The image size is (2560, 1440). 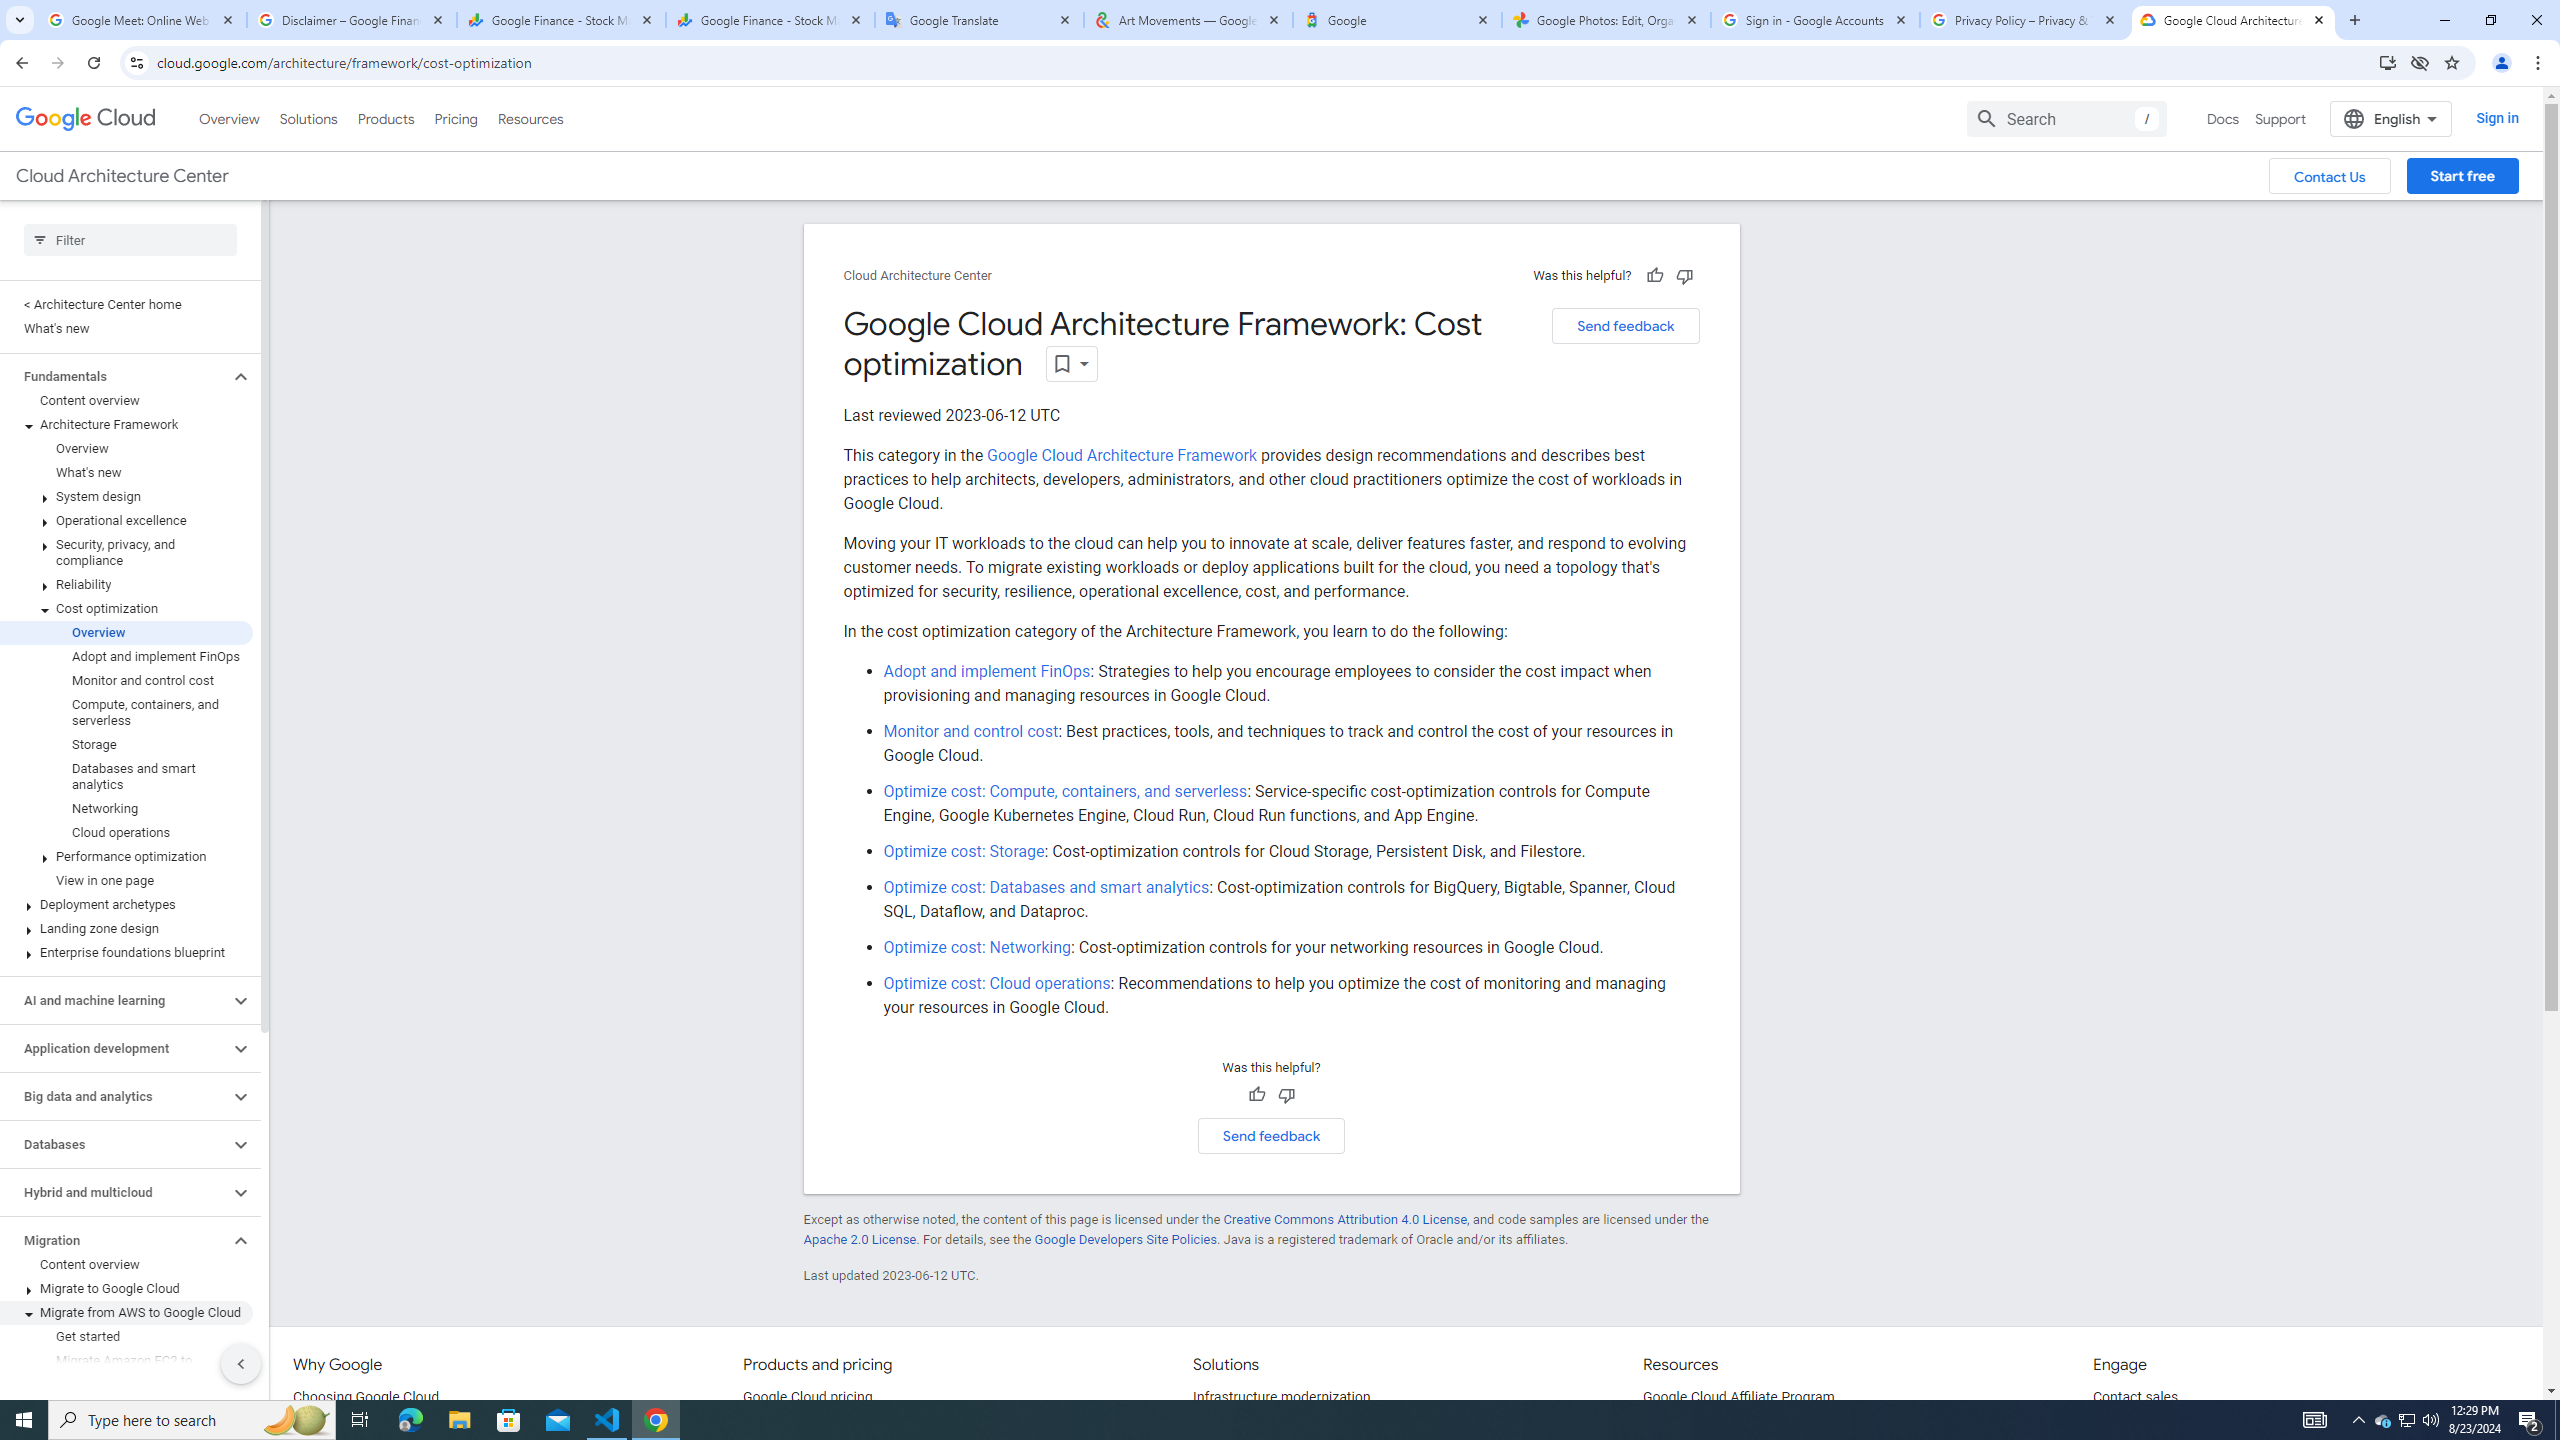 What do you see at coordinates (2328, 176) in the screenshot?
I see `'Contact Us'` at bounding box center [2328, 176].